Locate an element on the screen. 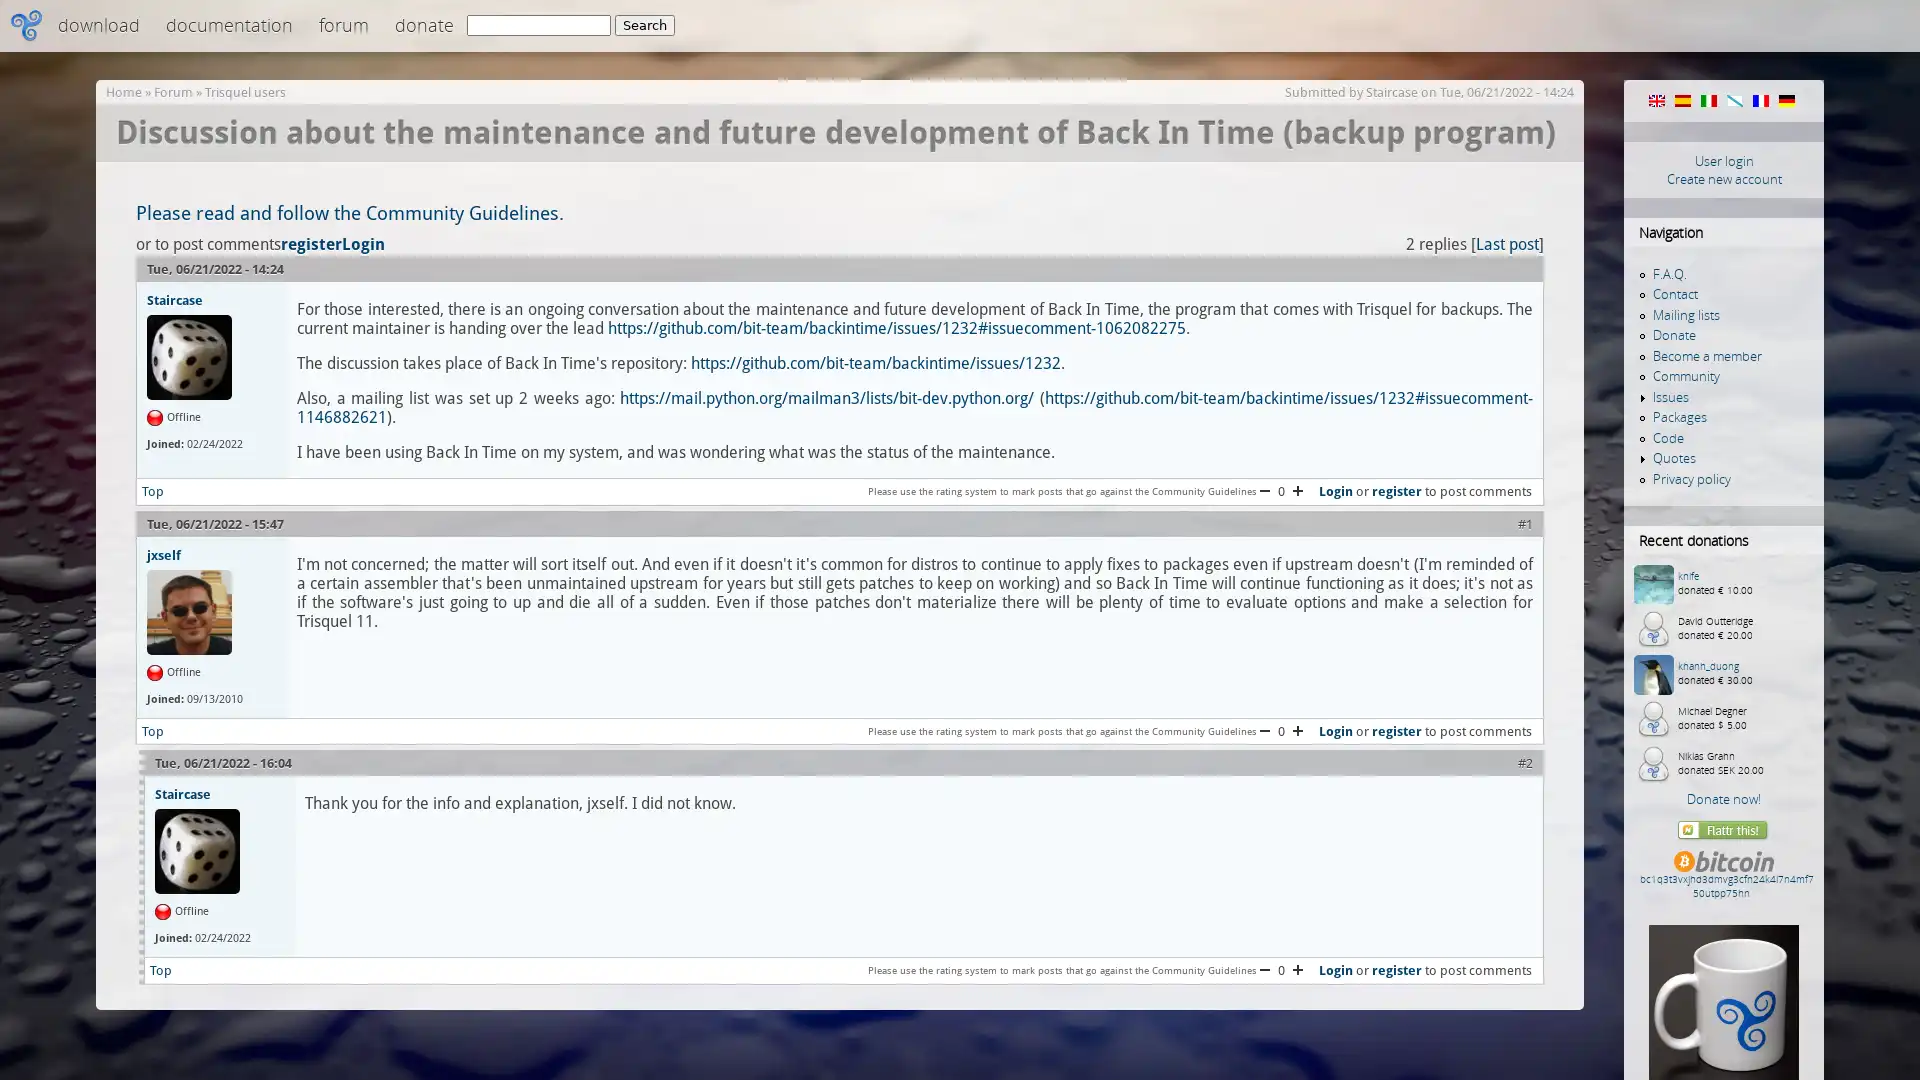  Search is located at coordinates (644, 25).